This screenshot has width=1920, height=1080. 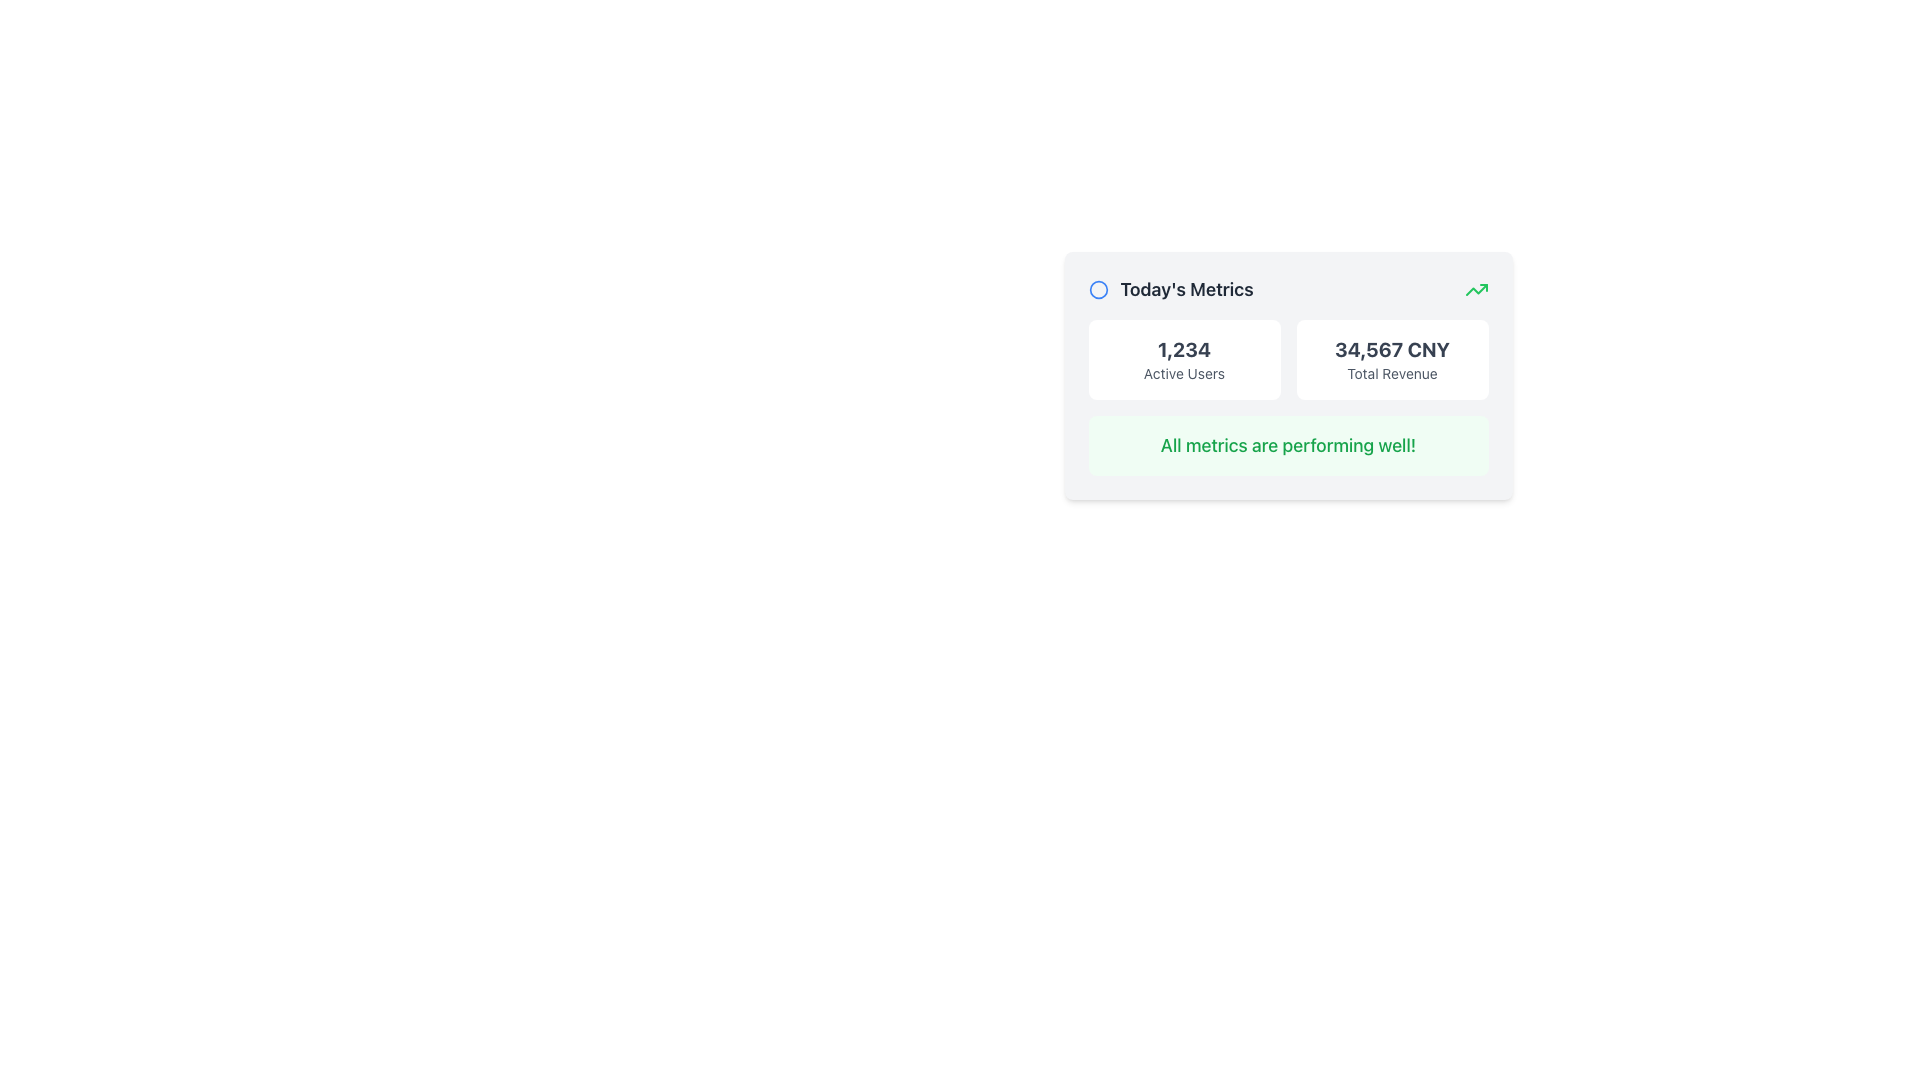 What do you see at coordinates (1391, 358) in the screenshot?
I see `displayed total revenue amount from the Text Display Card located in the second column of the grid, adjacent to the '1,234 Active Users' metric cell` at bounding box center [1391, 358].